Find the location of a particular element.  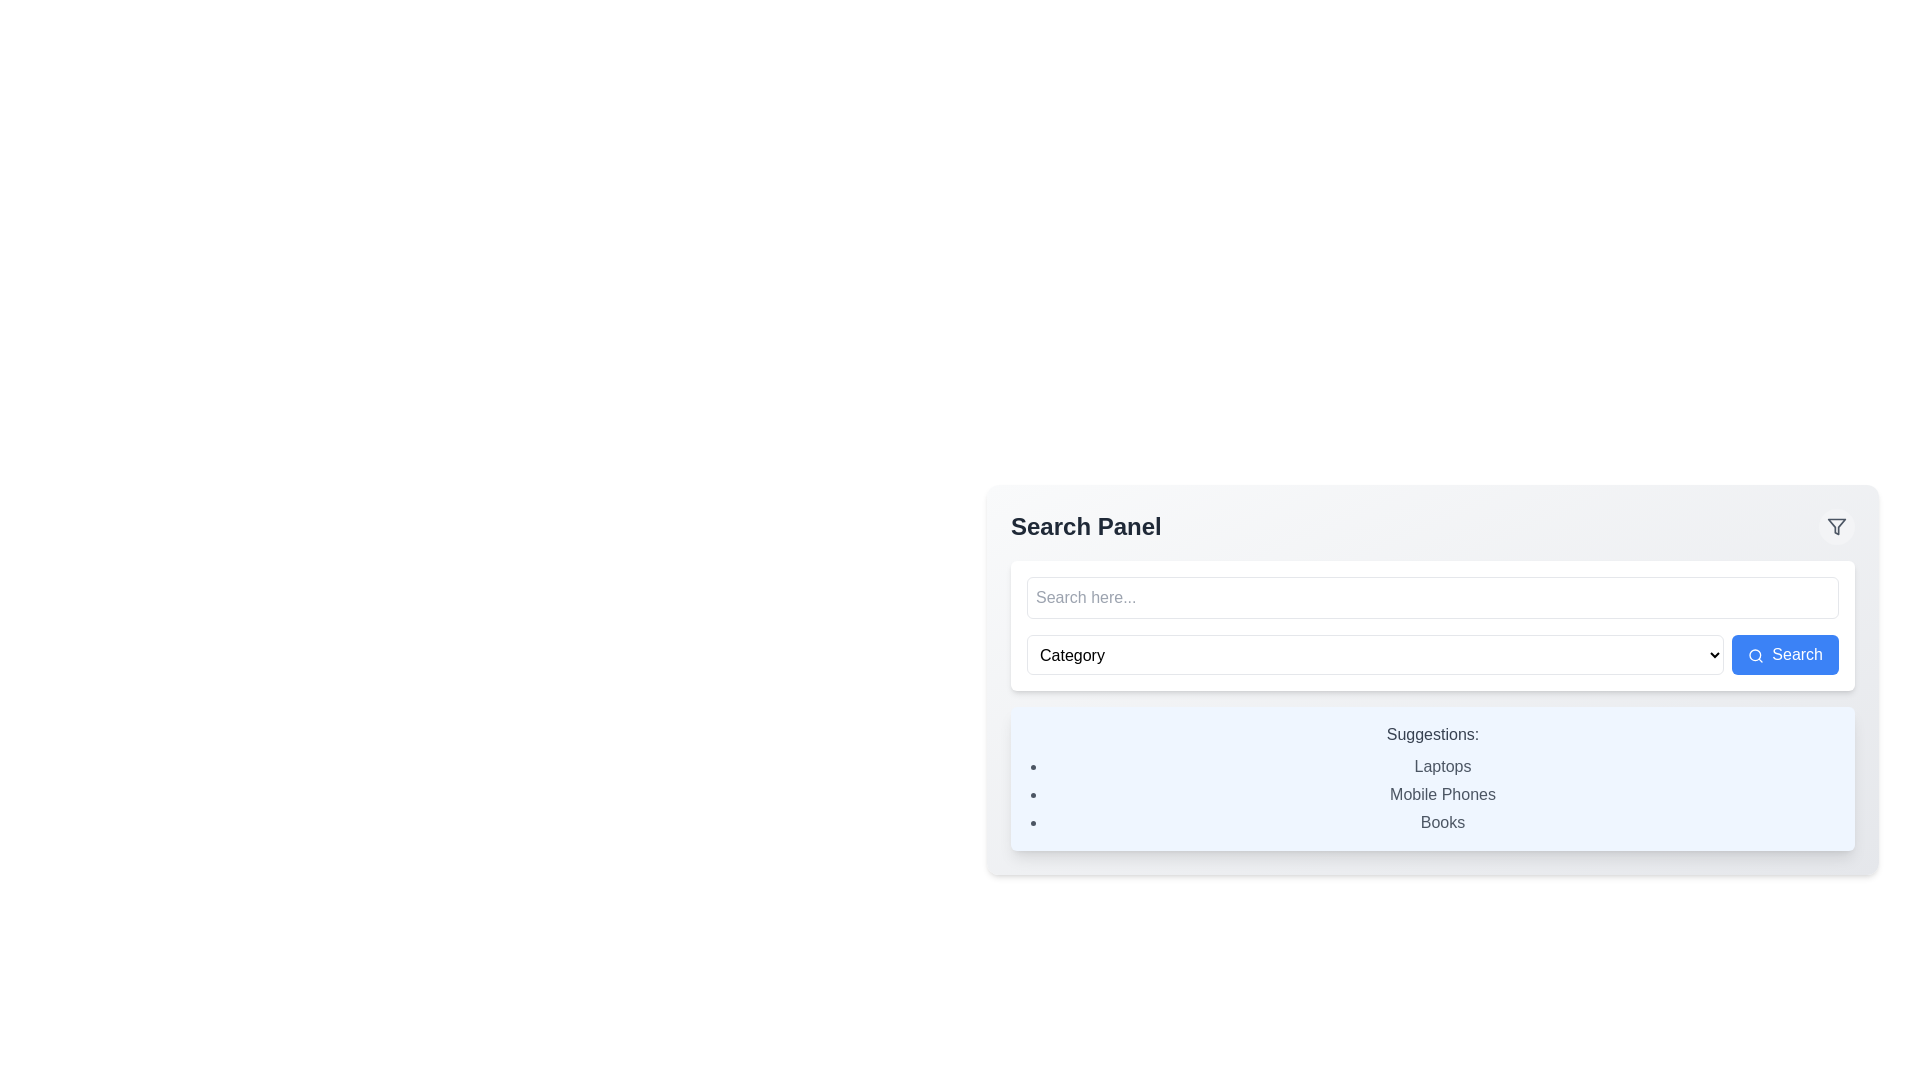

the text label that says 'Suggestions:' which is styled with a gray color and positioned as a header for the items below it, located in a blue background section below the search field and dropdown menu is located at coordinates (1432, 735).